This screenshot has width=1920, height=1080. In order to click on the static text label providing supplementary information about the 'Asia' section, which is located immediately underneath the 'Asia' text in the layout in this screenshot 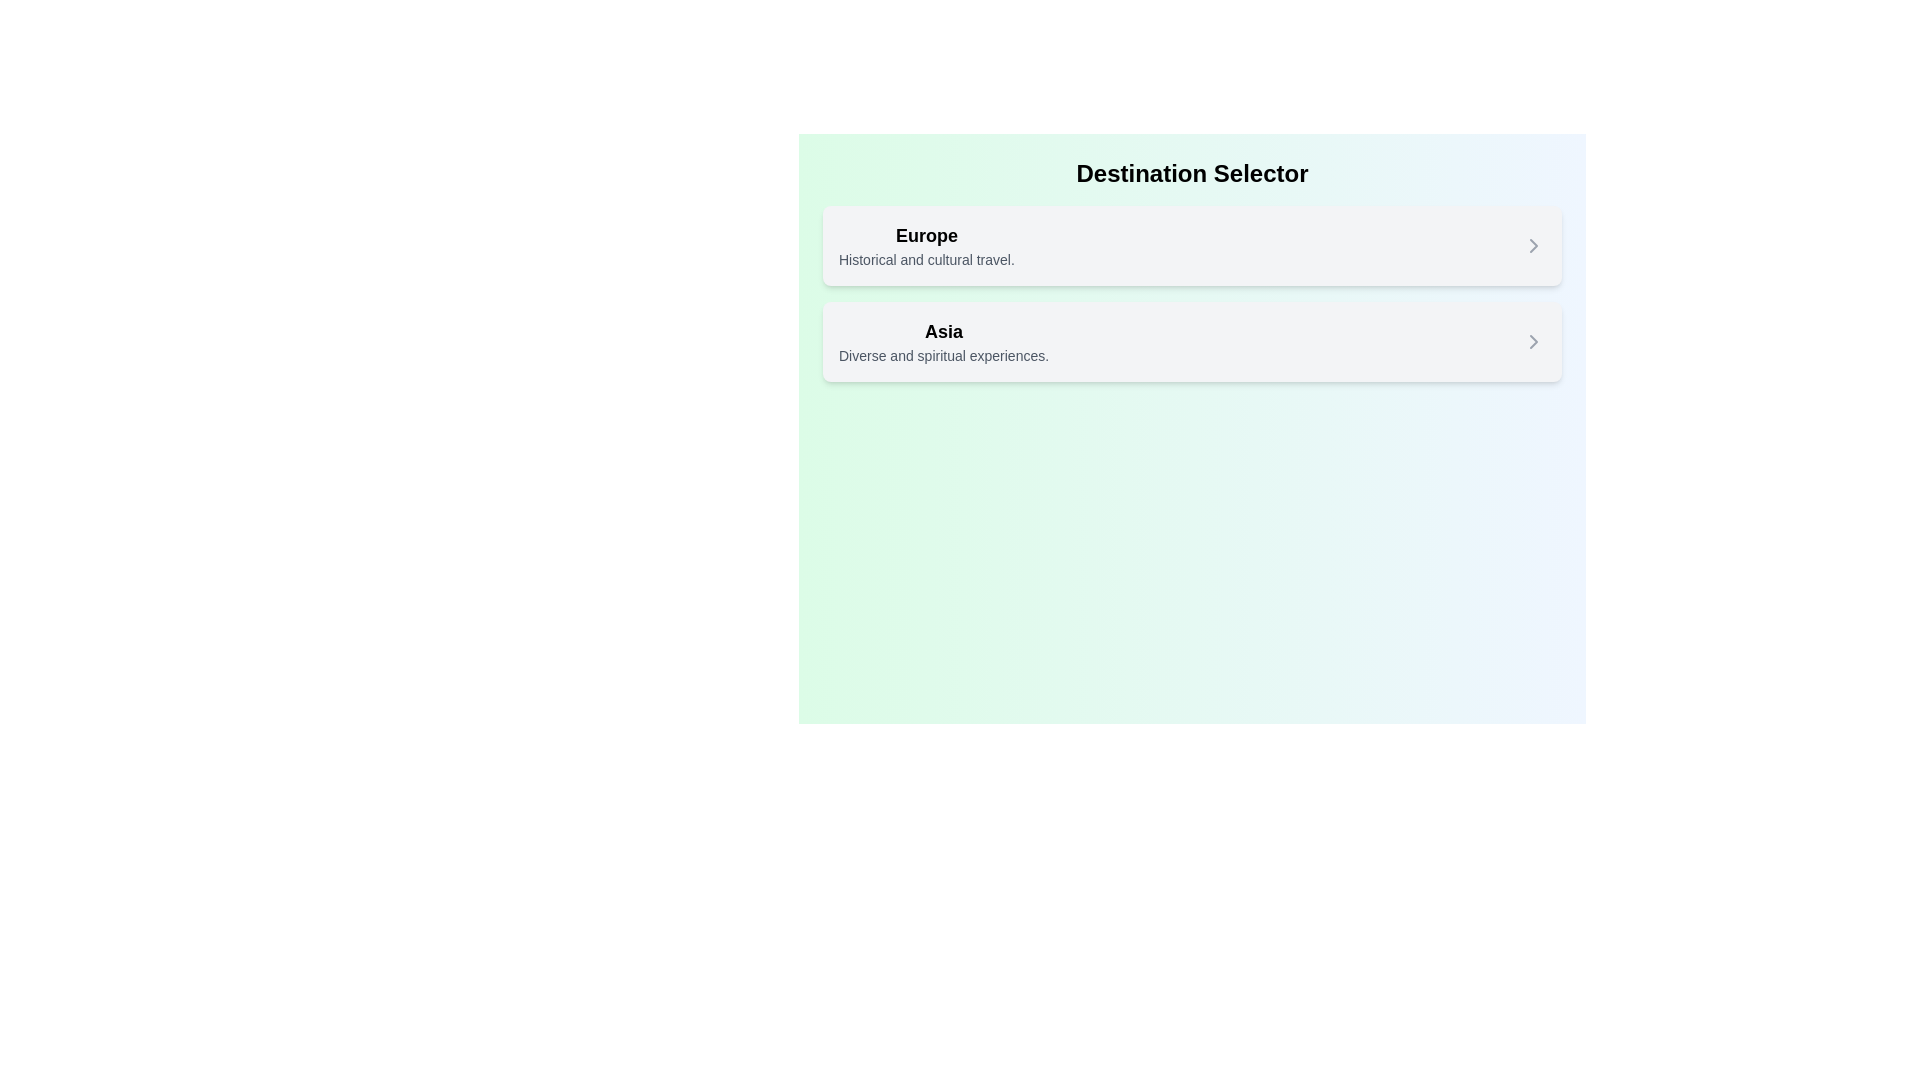, I will do `click(943, 354)`.